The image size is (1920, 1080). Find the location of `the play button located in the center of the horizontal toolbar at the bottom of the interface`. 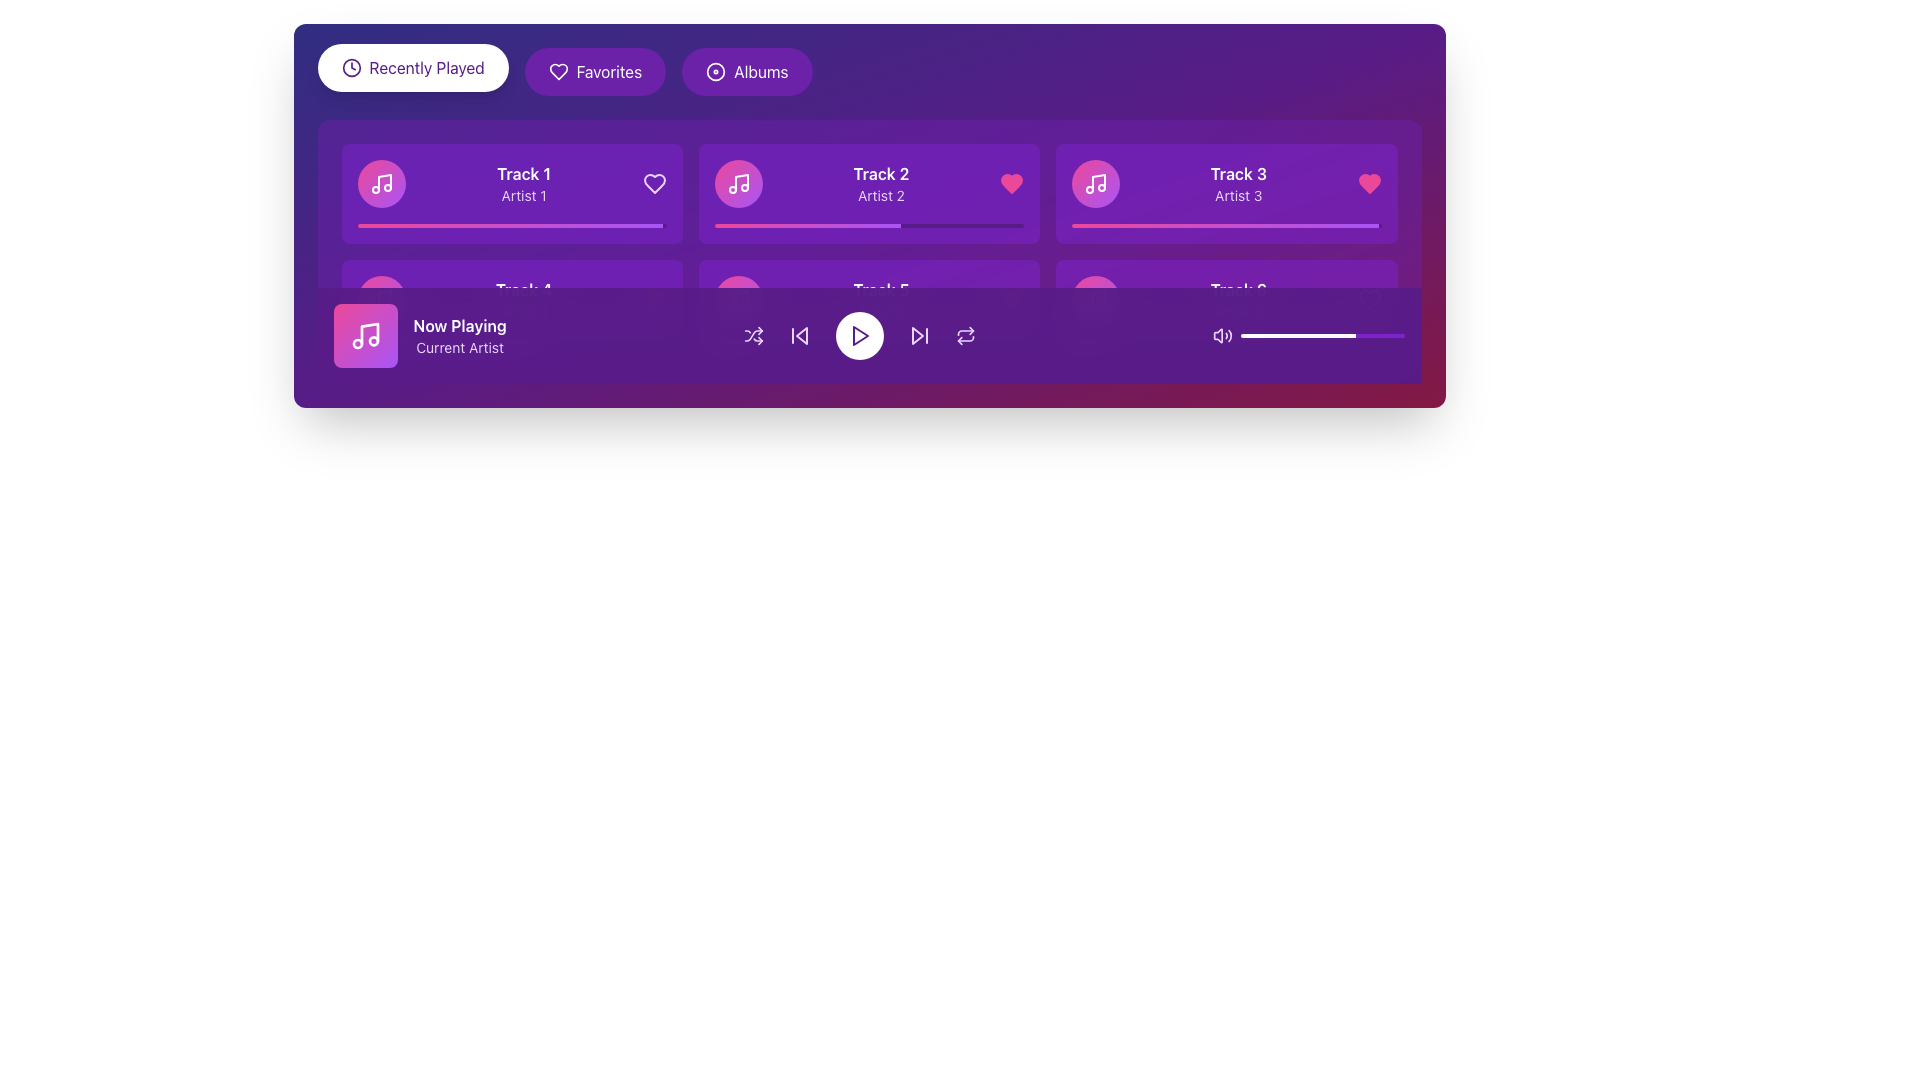

the play button located in the center of the horizontal toolbar at the bottom of the interface is located at coordinates (859, 334).